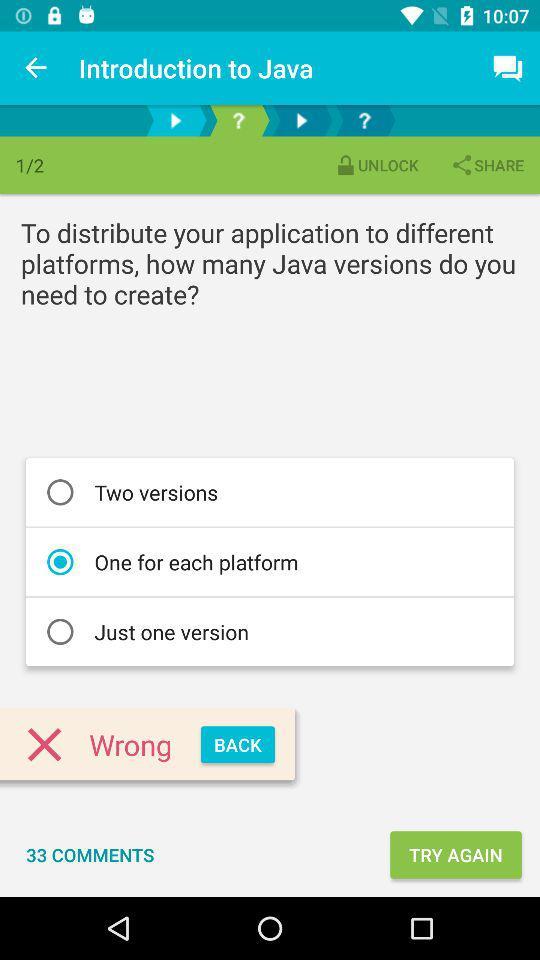 The width and height of the screenshot is (540, 960). Describe the element at coordinates (237, 743) in the screenshot. I see `item to the right of wrong item` at that location.